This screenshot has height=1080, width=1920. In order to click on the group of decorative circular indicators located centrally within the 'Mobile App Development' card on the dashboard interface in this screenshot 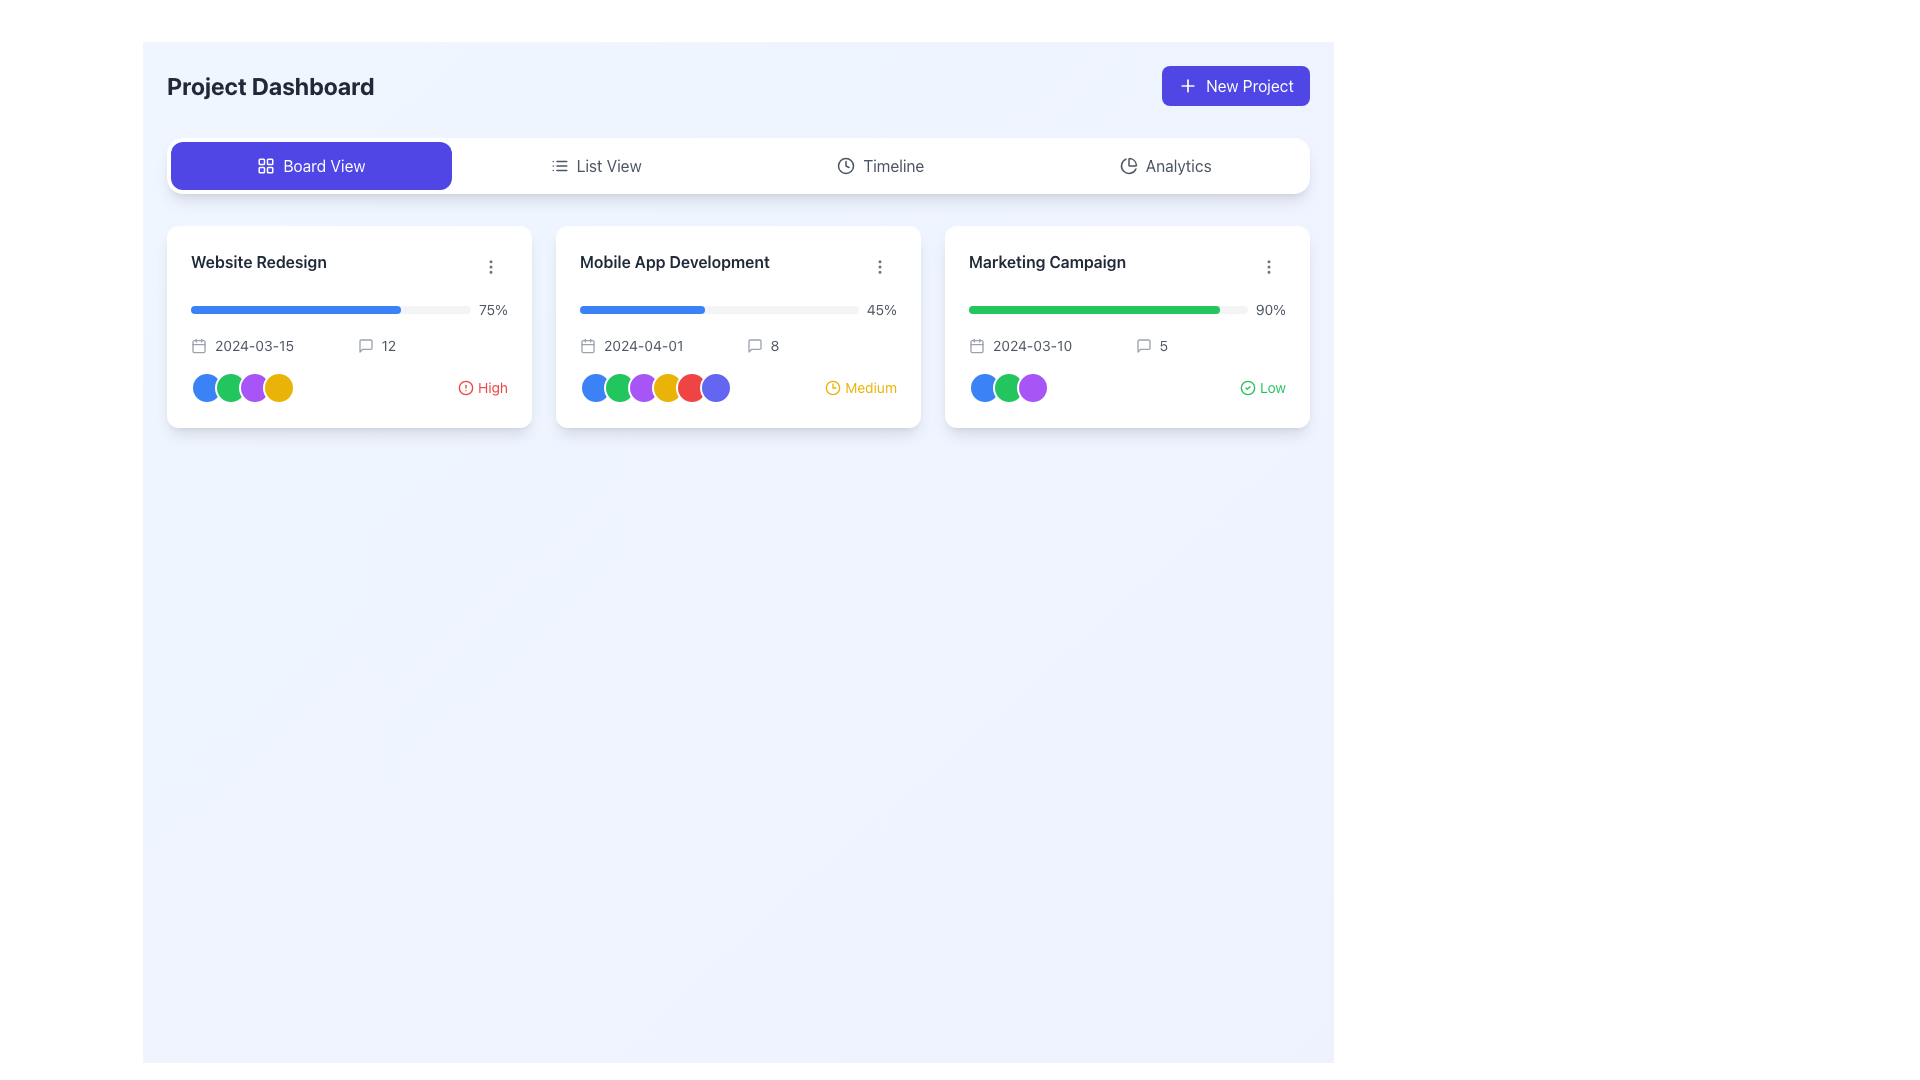, I will do `click(656, 388)`.